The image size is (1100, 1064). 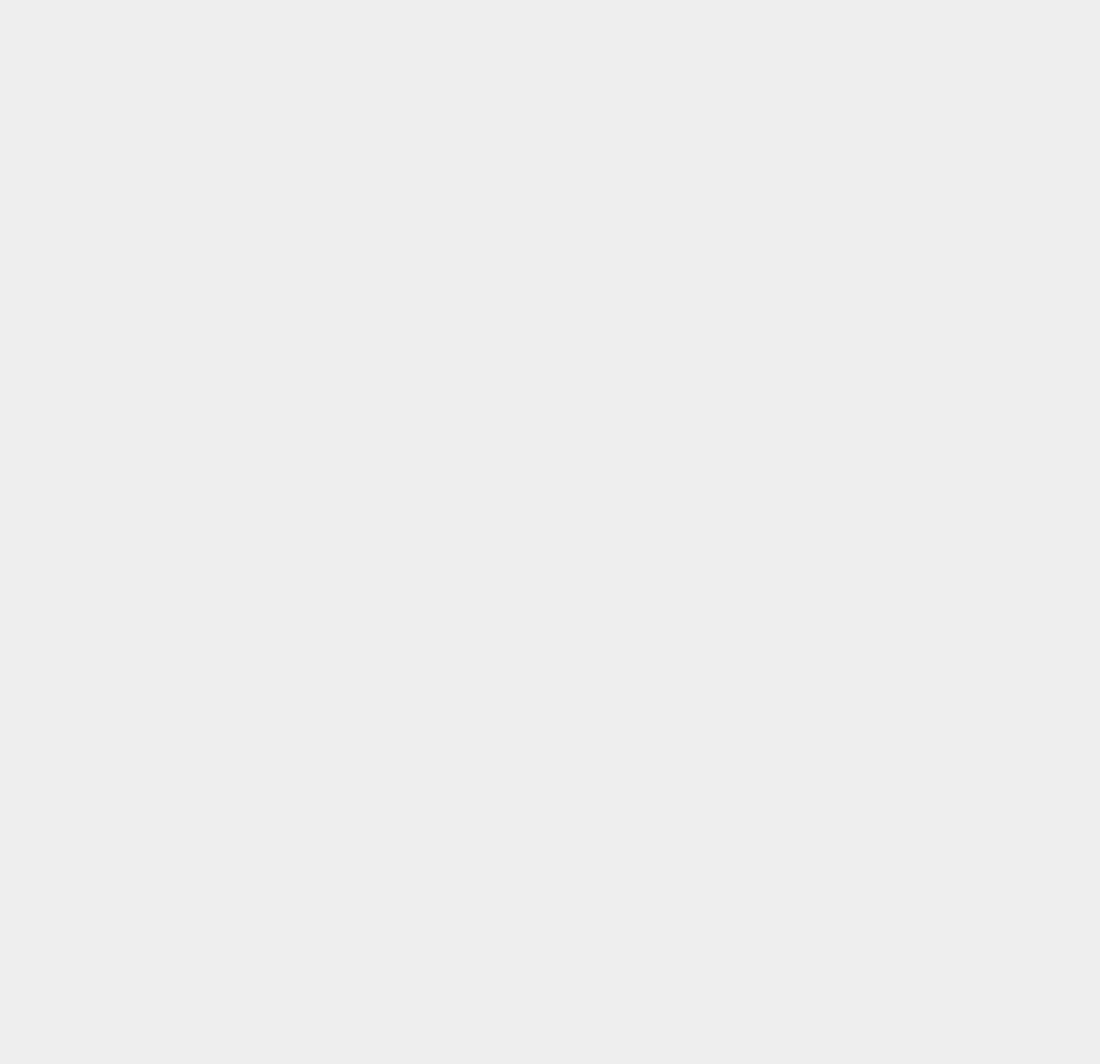 What do you see at coordinates (826, 707) in the screenshot?
I see `'Communication'` at bounding box center [826, 707].